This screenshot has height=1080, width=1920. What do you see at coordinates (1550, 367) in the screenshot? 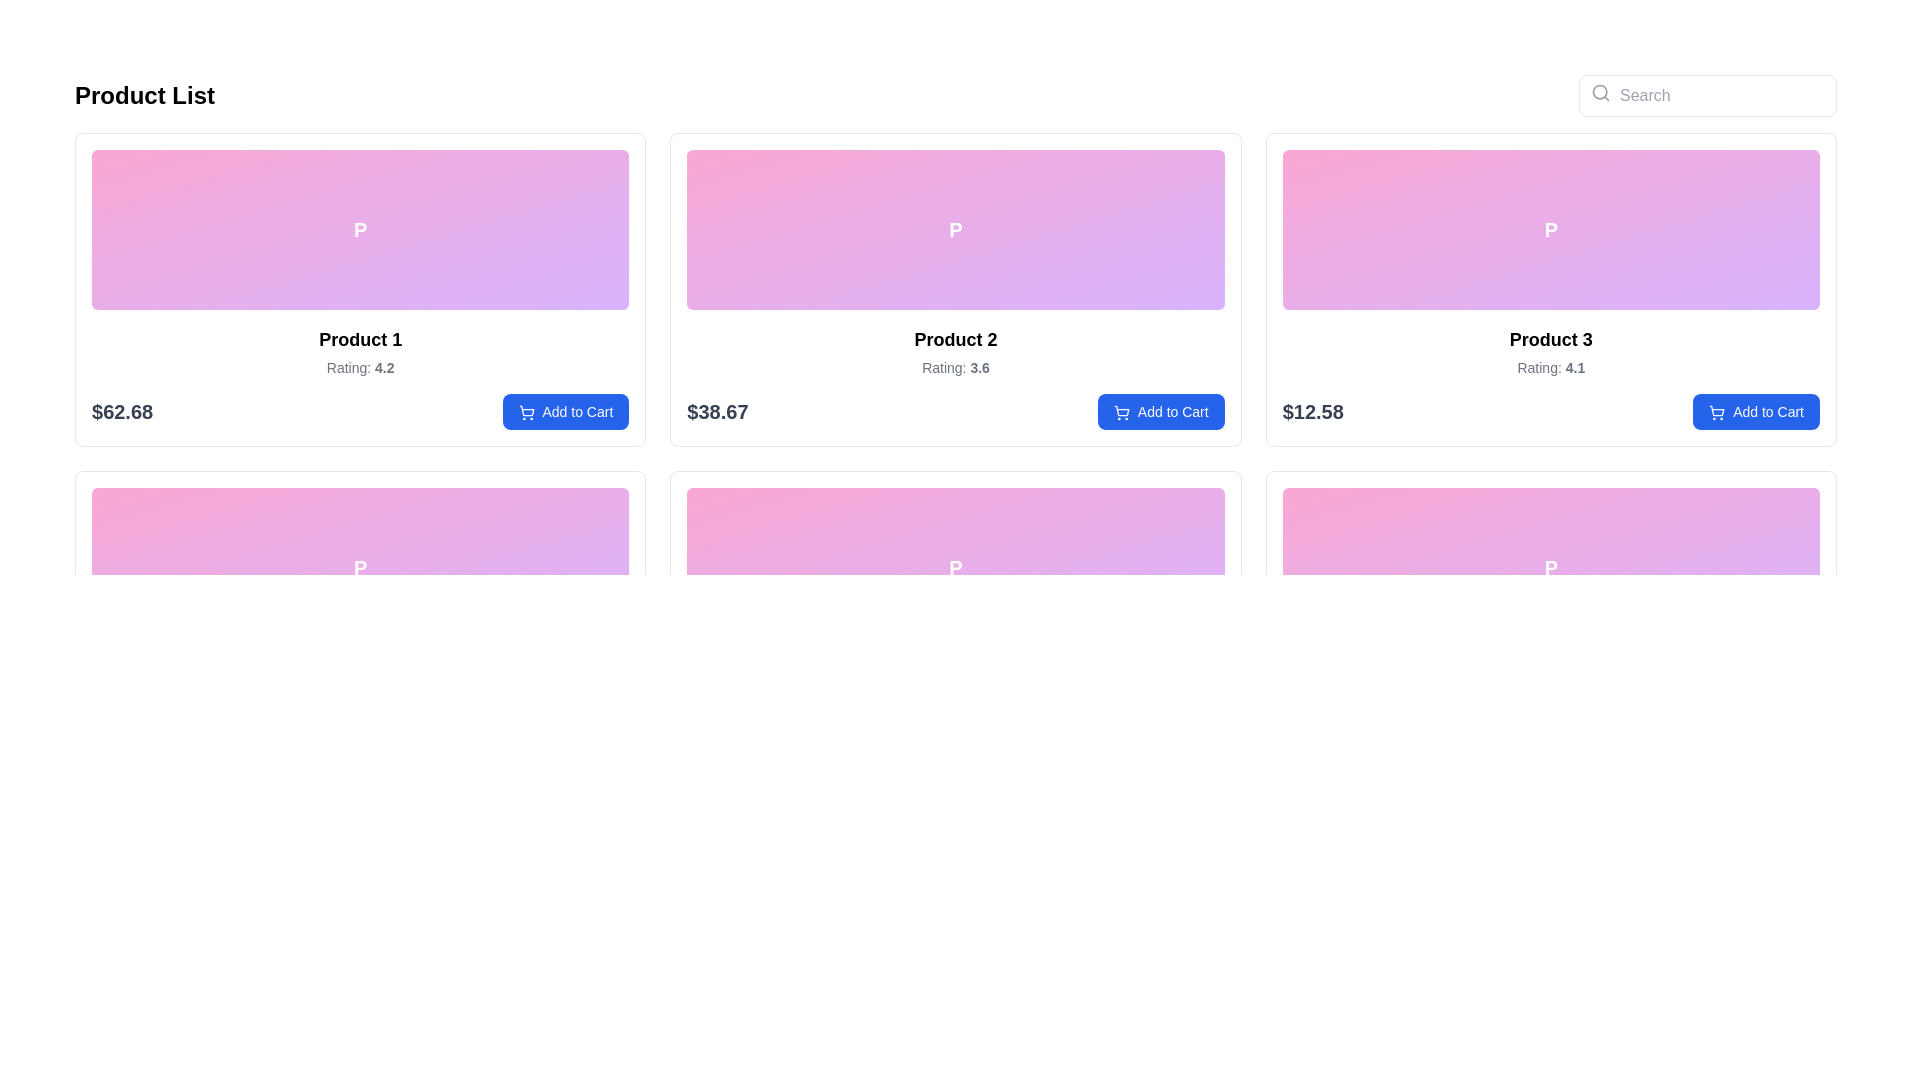
I see `the text label displaying the average rating of 'Product 3', which is located below the product title and directly above the price '$12.58'` at bounding box center [1550, 367].